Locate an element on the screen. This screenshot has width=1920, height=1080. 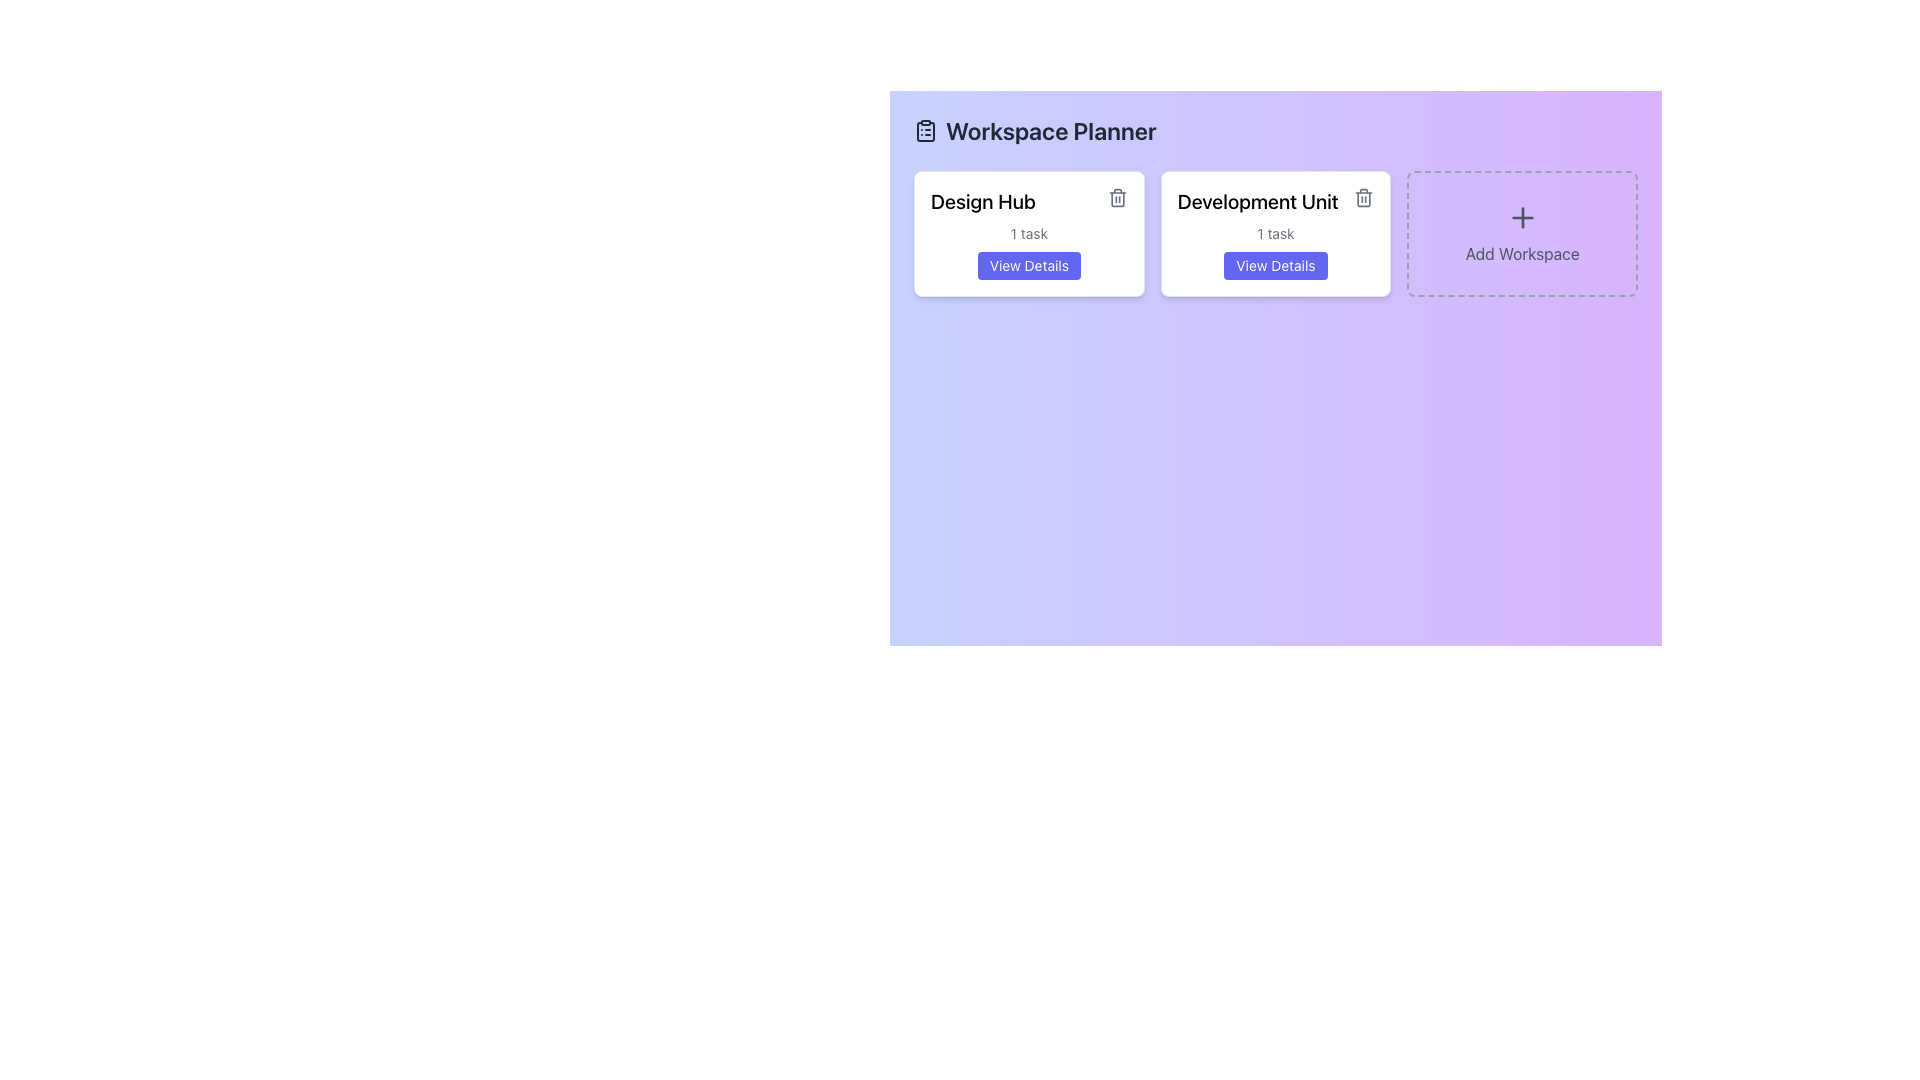
the rectangular button with a purple background and white text saying 'View Details' located at the bottom of the 'Design Hub' card is located at coordinates (1029, 265).